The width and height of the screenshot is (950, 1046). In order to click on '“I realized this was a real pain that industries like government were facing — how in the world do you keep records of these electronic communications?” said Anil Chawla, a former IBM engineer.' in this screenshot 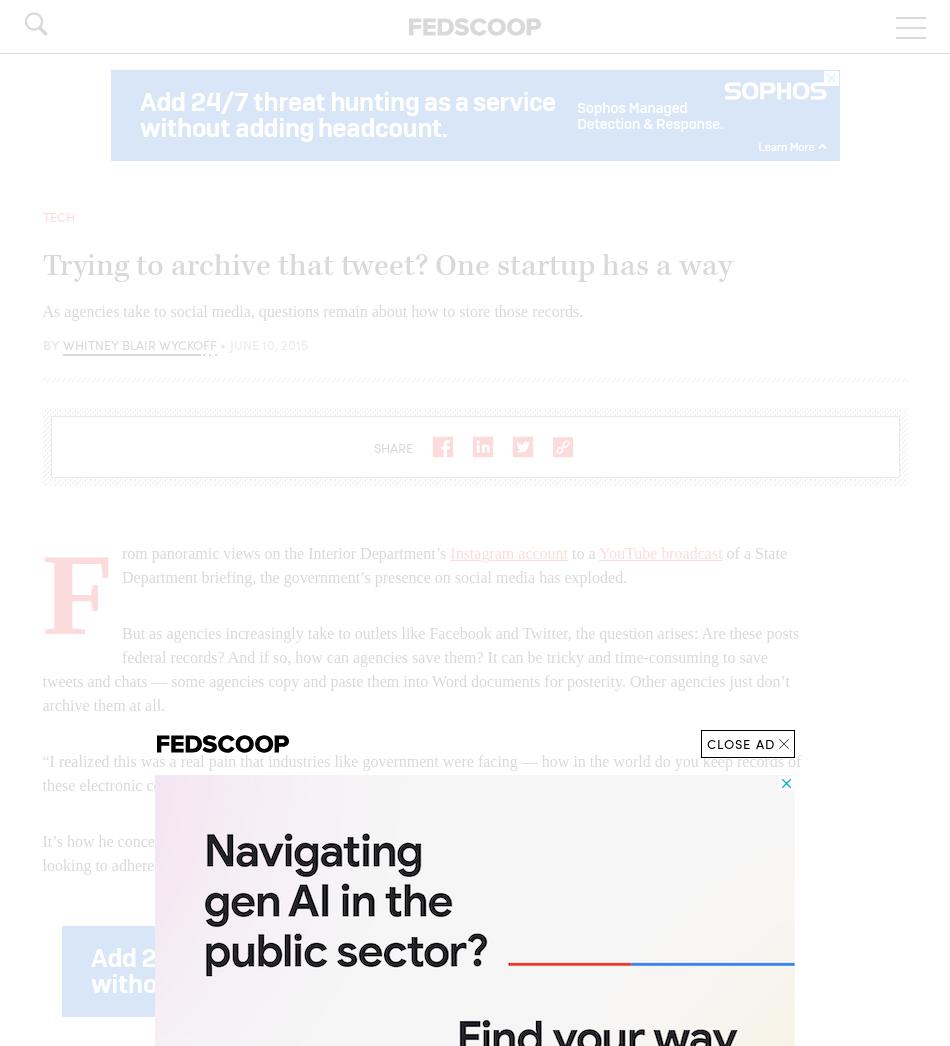, I will do `click(420, 772)`.